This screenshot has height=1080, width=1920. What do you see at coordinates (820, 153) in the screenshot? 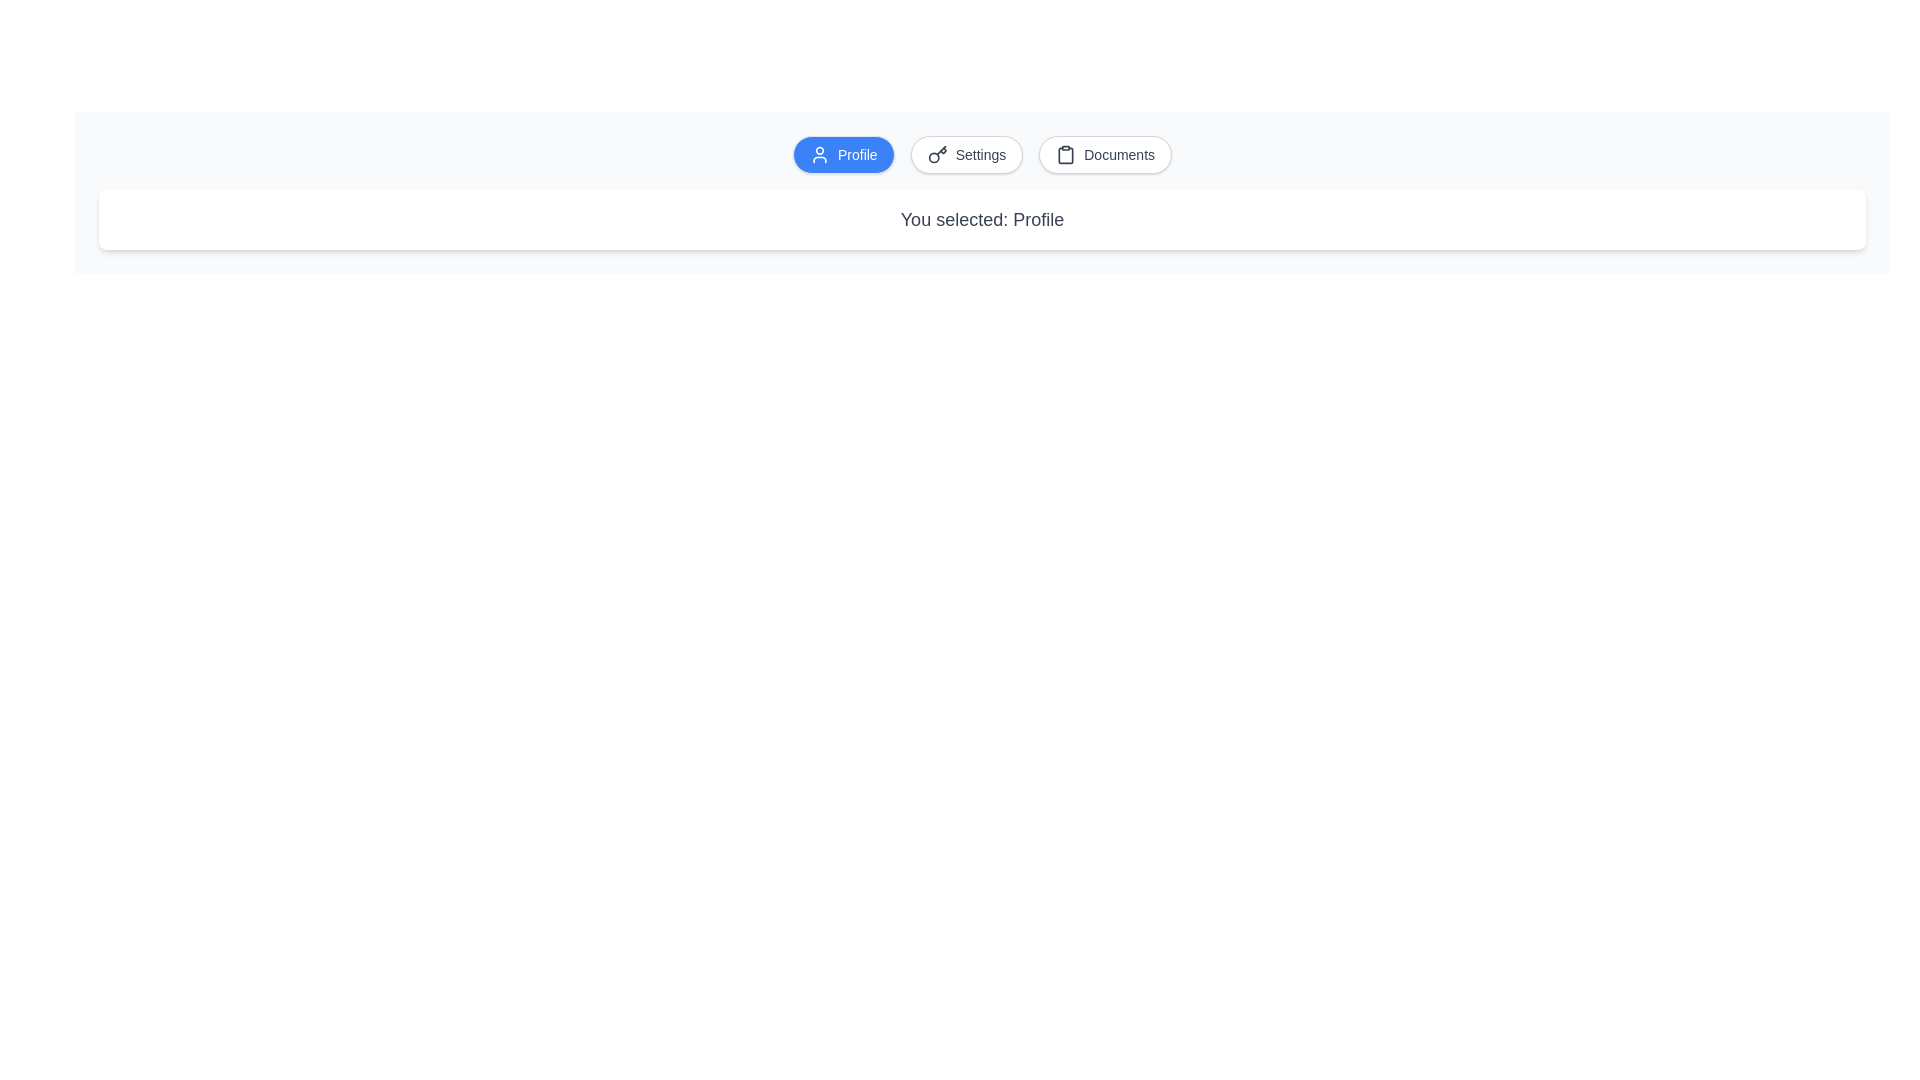
I see `the user profile icon located on the left side of the 'Profile' button in the top left section of the interface` at bounding box center [820, 153].